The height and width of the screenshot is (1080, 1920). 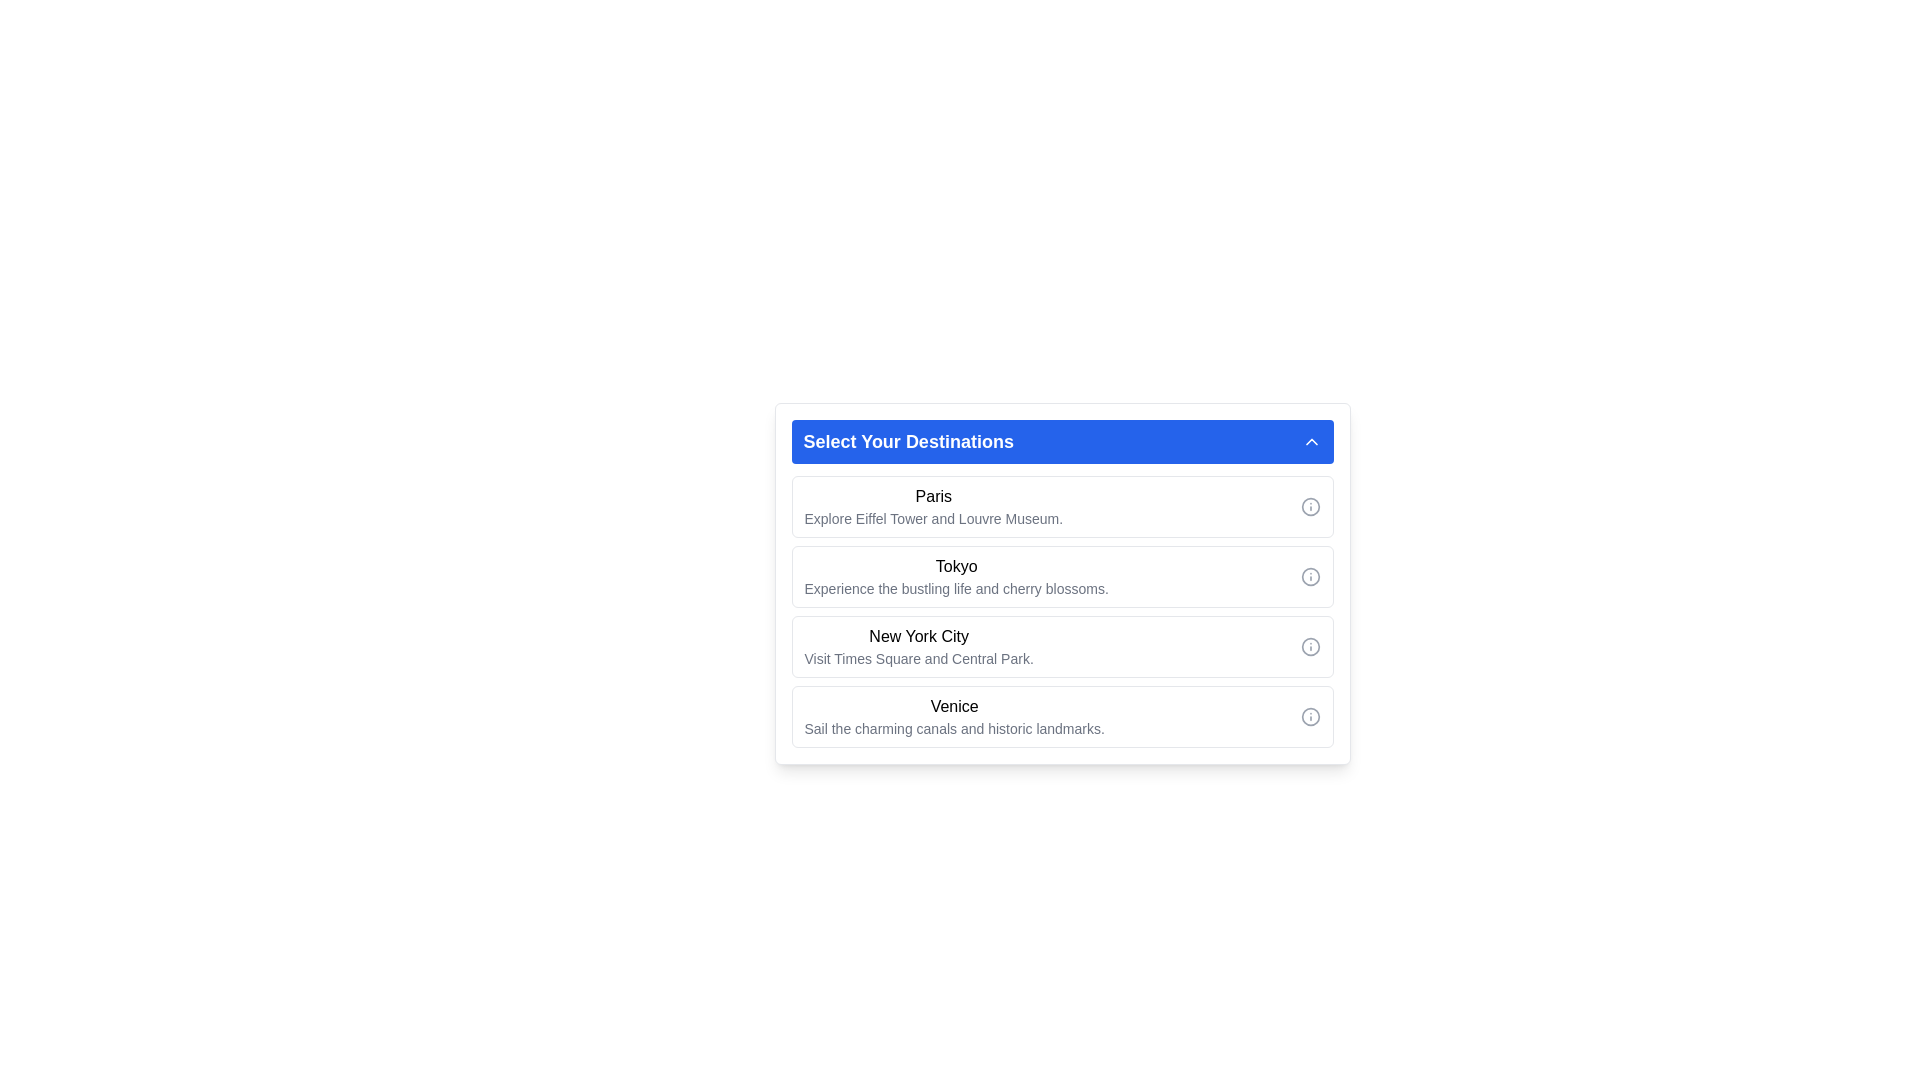 What do you see at coordinates (955, 577) in the screenshot?
I see `the Text block describing 'Tokyo', which is the second entry in the 'Select Your Destinations' menu, positioned below 'Paris' and above 'New York City'` at bounding box center [955, 577].